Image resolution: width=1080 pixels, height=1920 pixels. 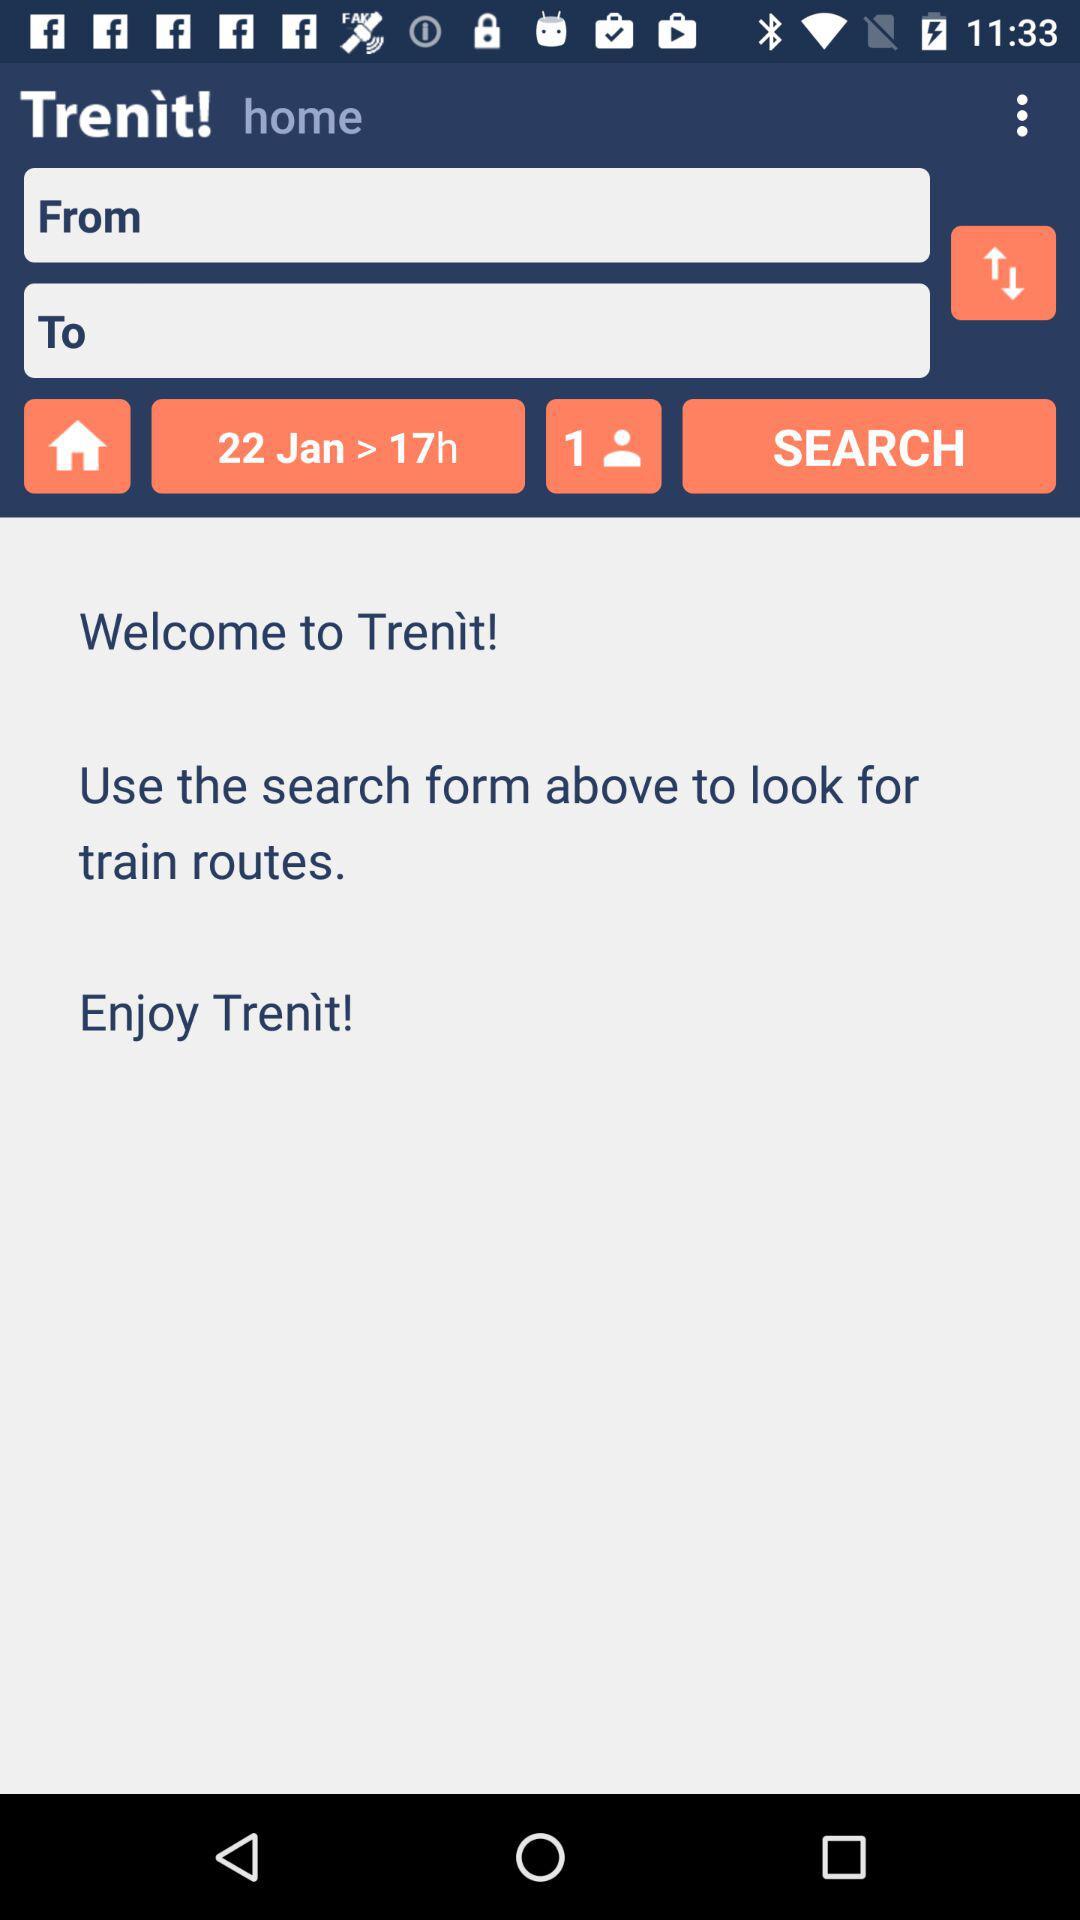 I want to click on item to the left of 1, so click(x=337, y=445).